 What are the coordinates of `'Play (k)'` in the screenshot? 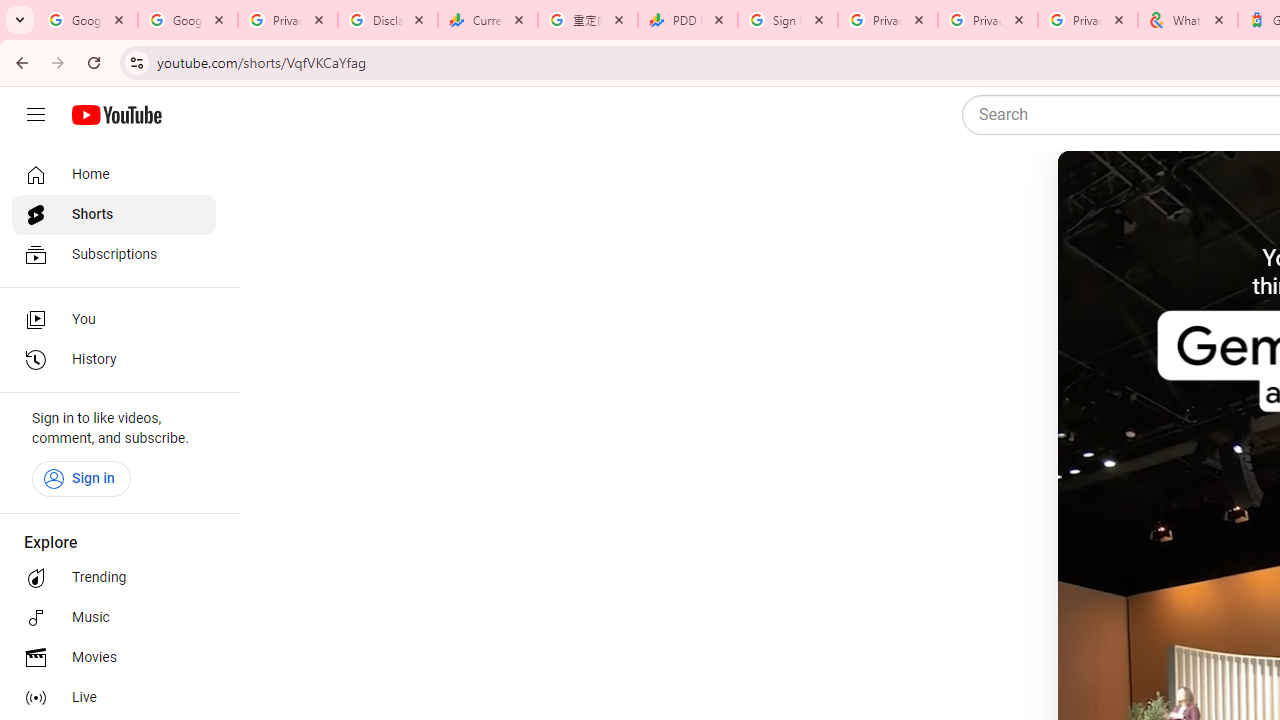 It's located at (1096, 191).